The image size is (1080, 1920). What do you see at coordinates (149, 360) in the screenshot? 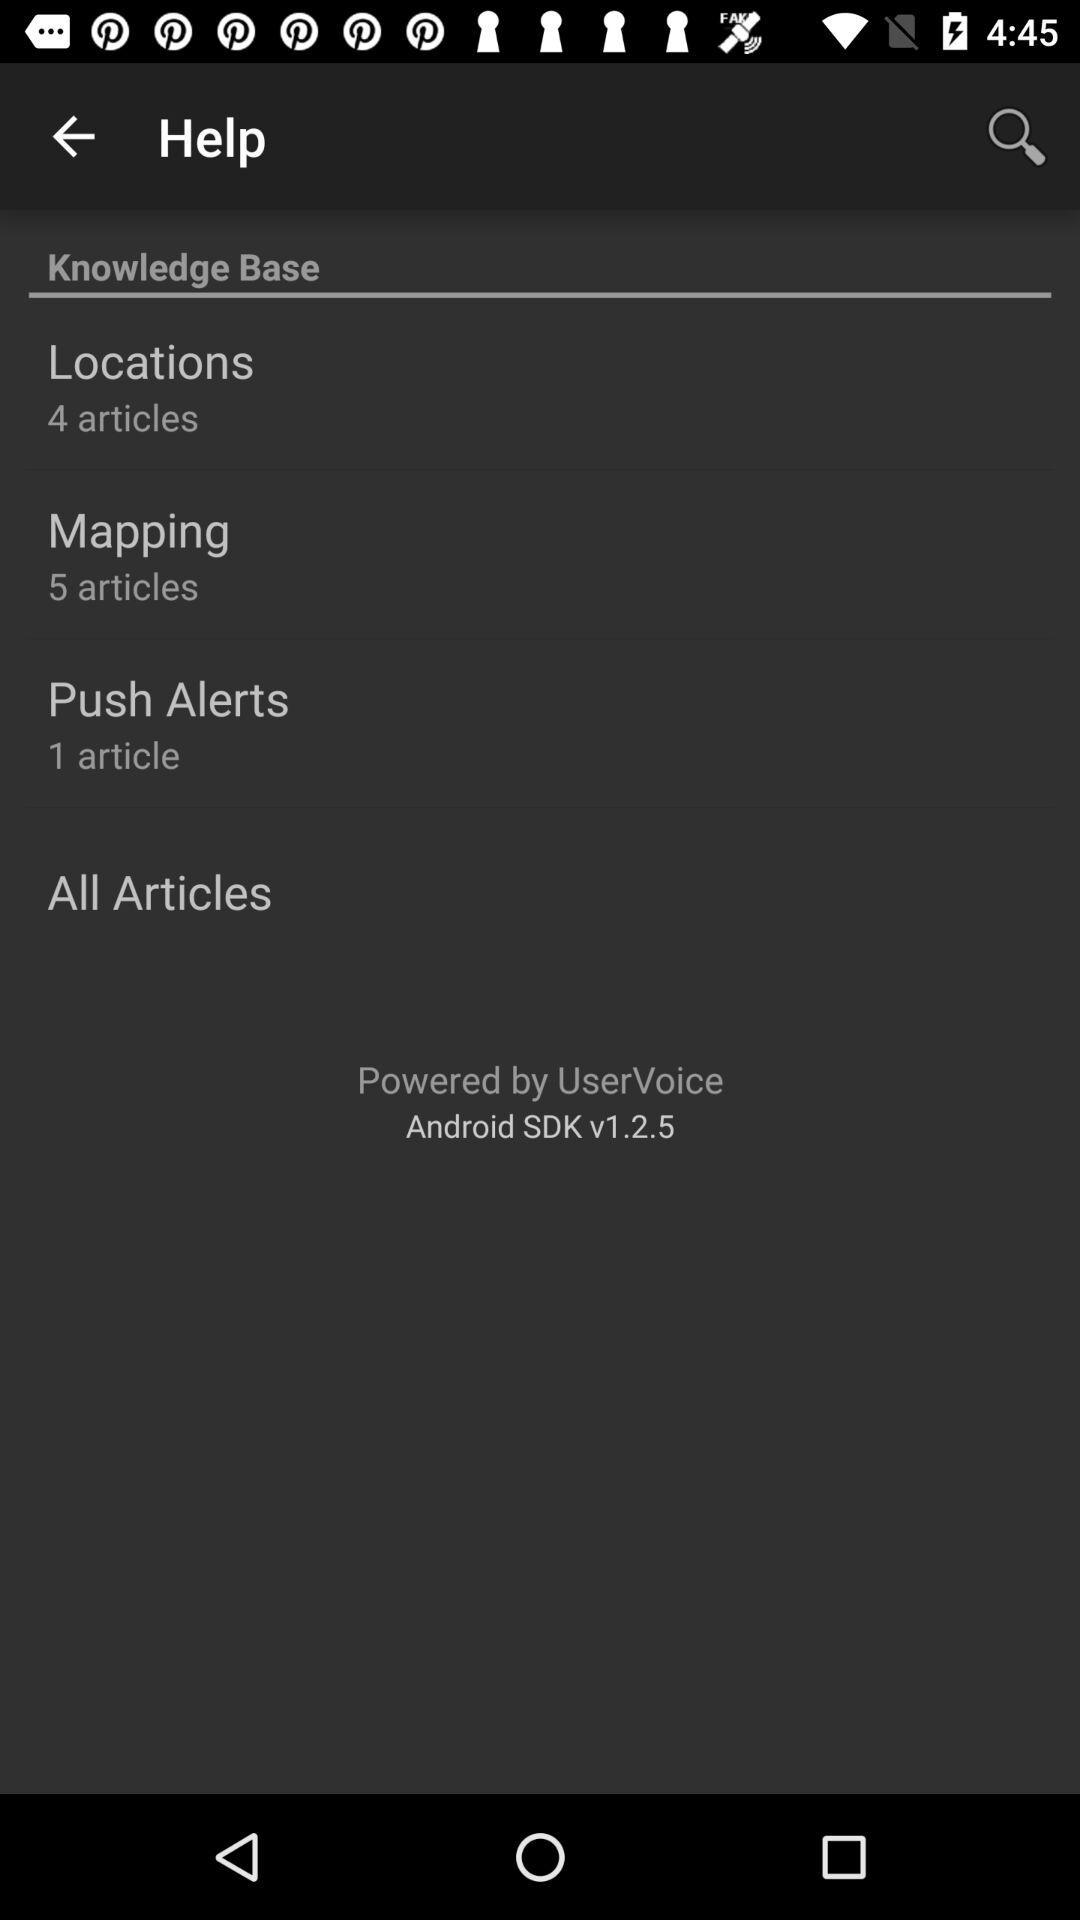
I see `the icon above 4 articles icon` at bounding box center [149, 360].